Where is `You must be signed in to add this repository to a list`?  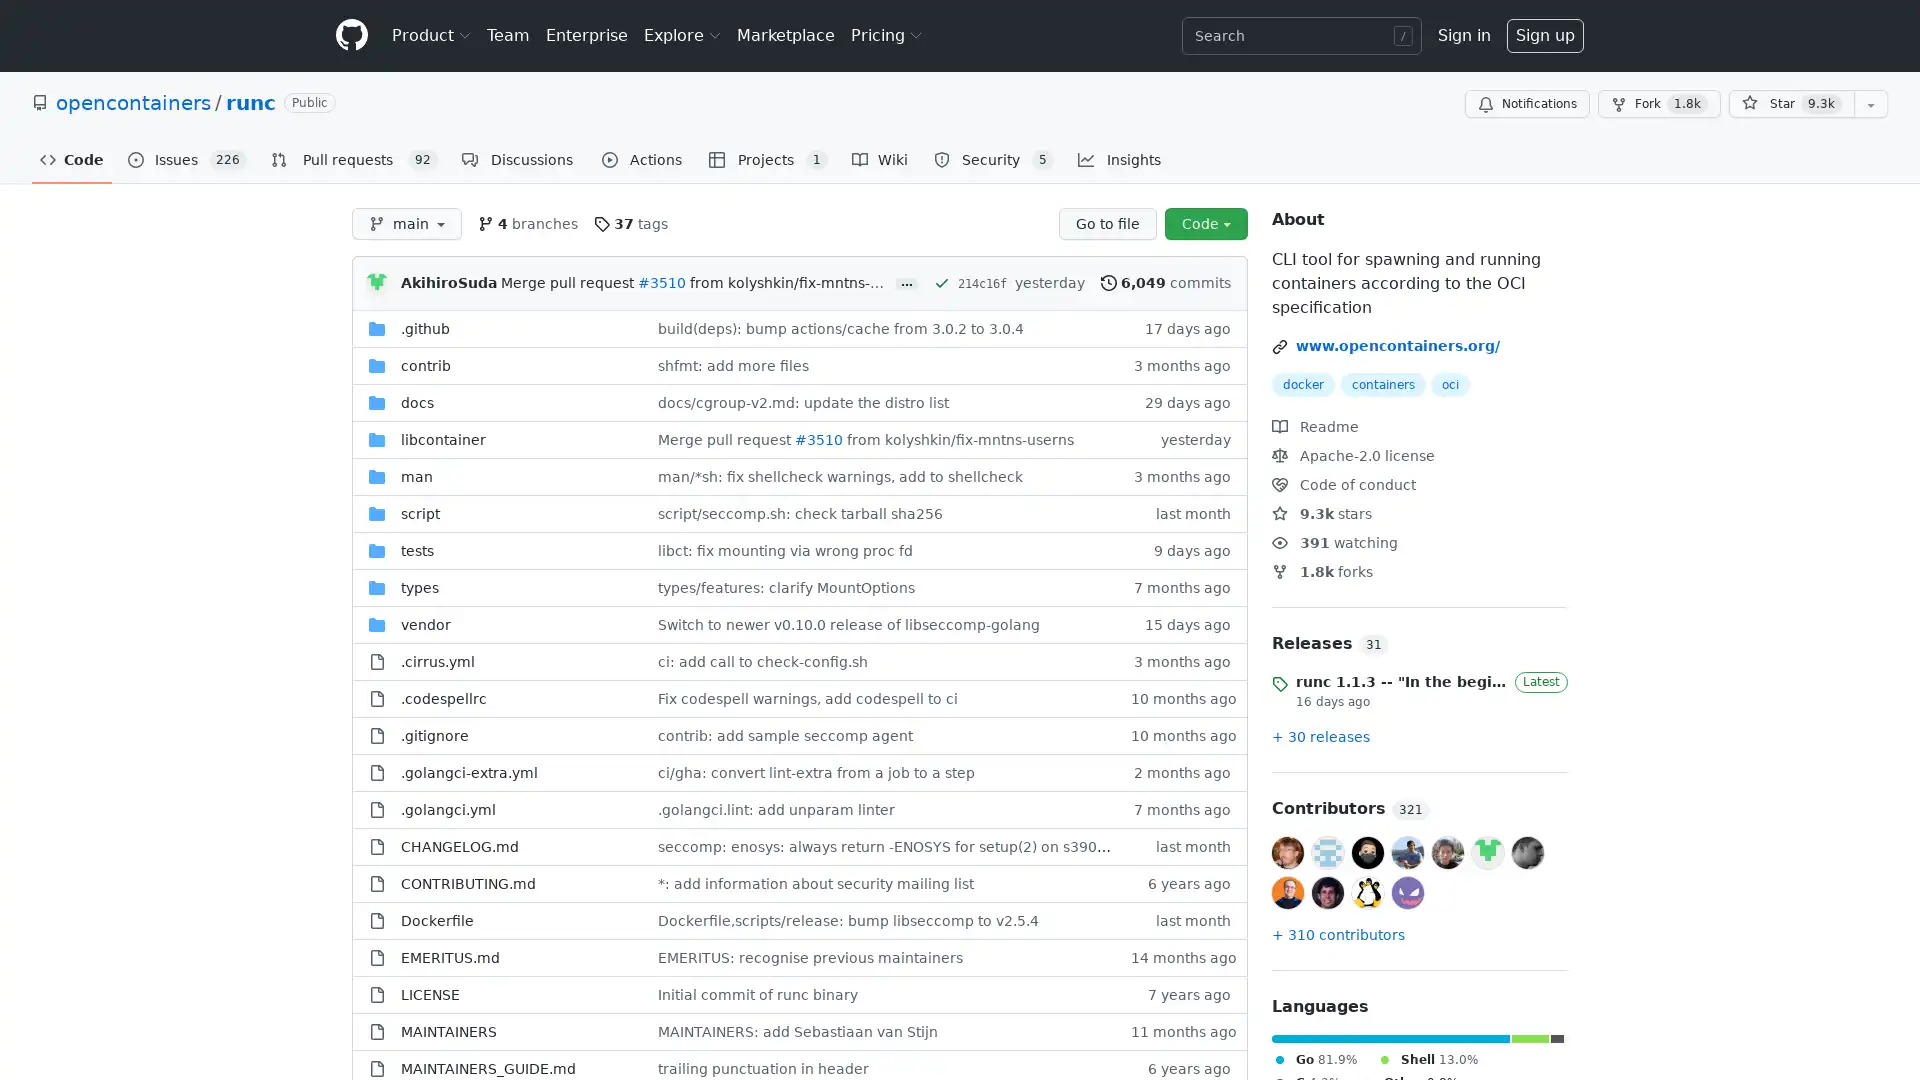
You must be signed in to add this repository to a list is located at coordinates (1870, 104).